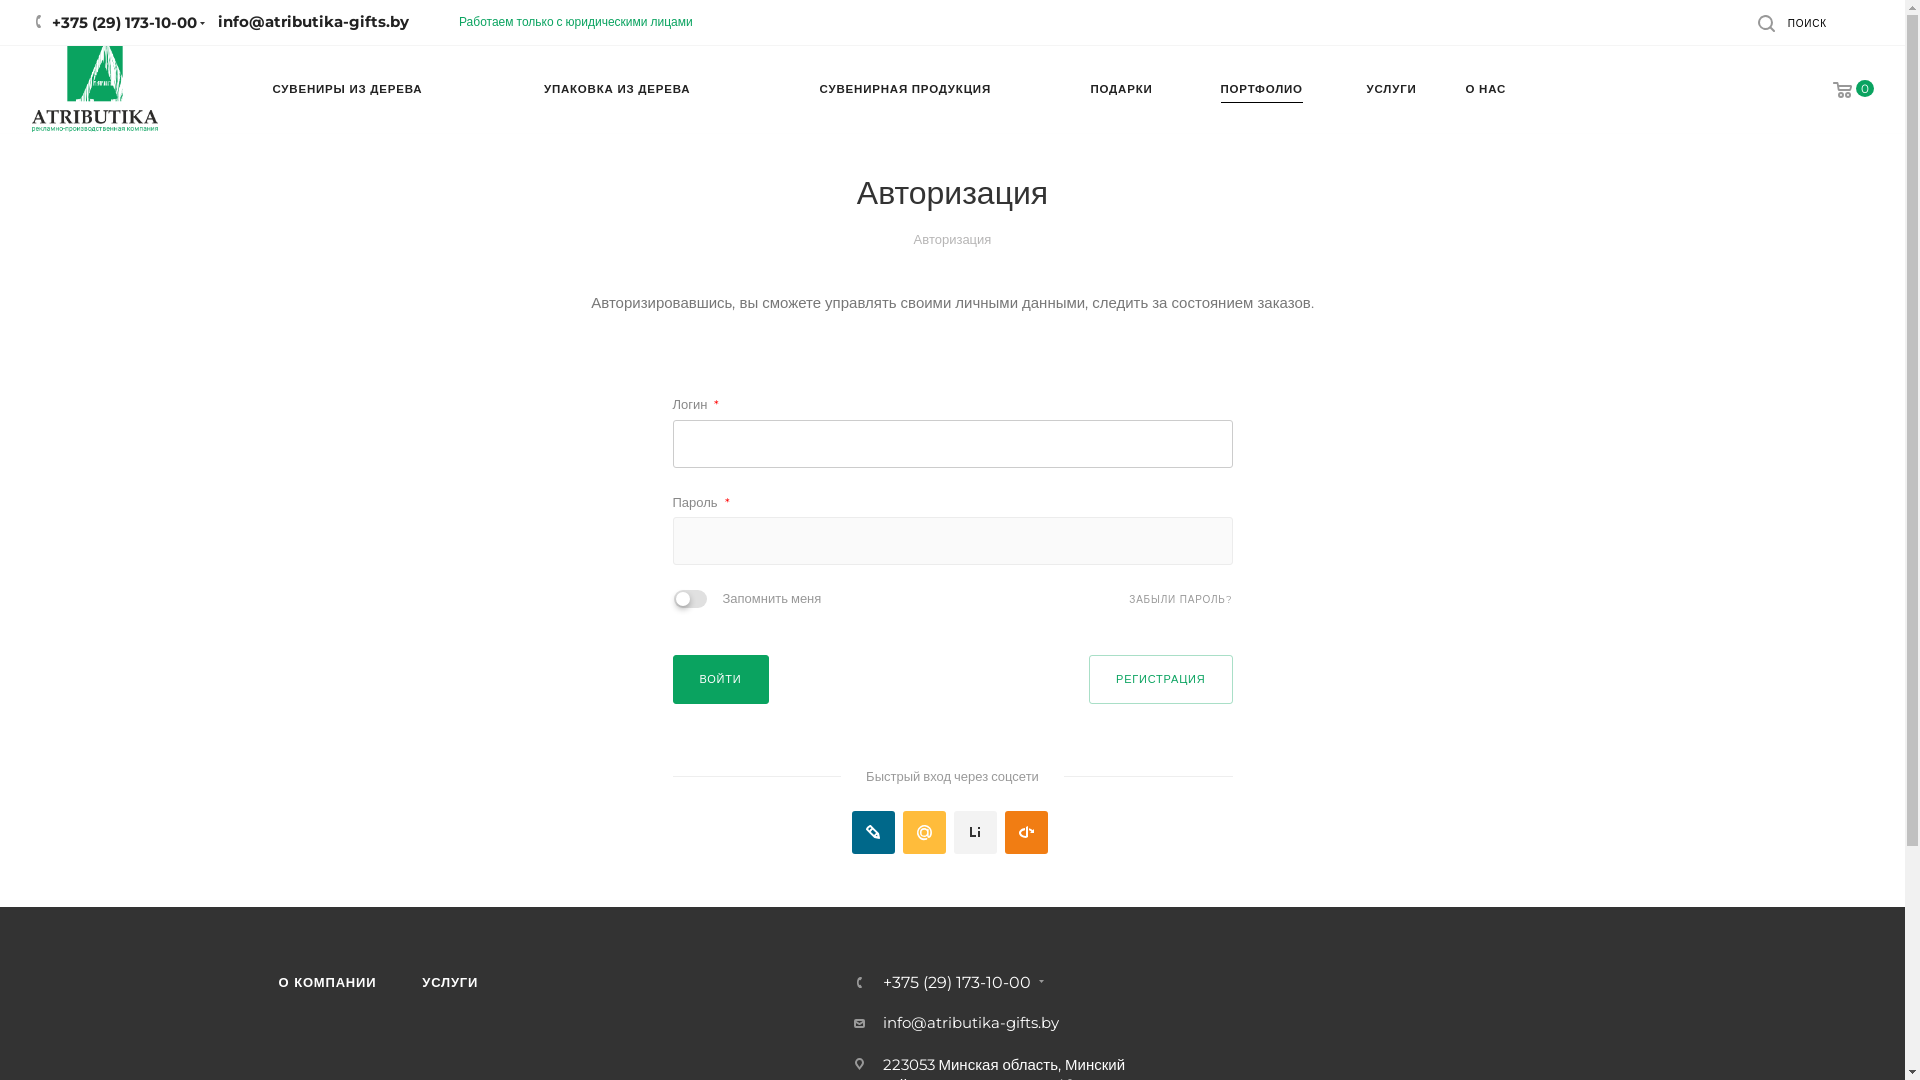  What do you see at coordinates (1026, 832) in the screenshot?
I see `'OpenID'` at bounding box center [1026, 832].